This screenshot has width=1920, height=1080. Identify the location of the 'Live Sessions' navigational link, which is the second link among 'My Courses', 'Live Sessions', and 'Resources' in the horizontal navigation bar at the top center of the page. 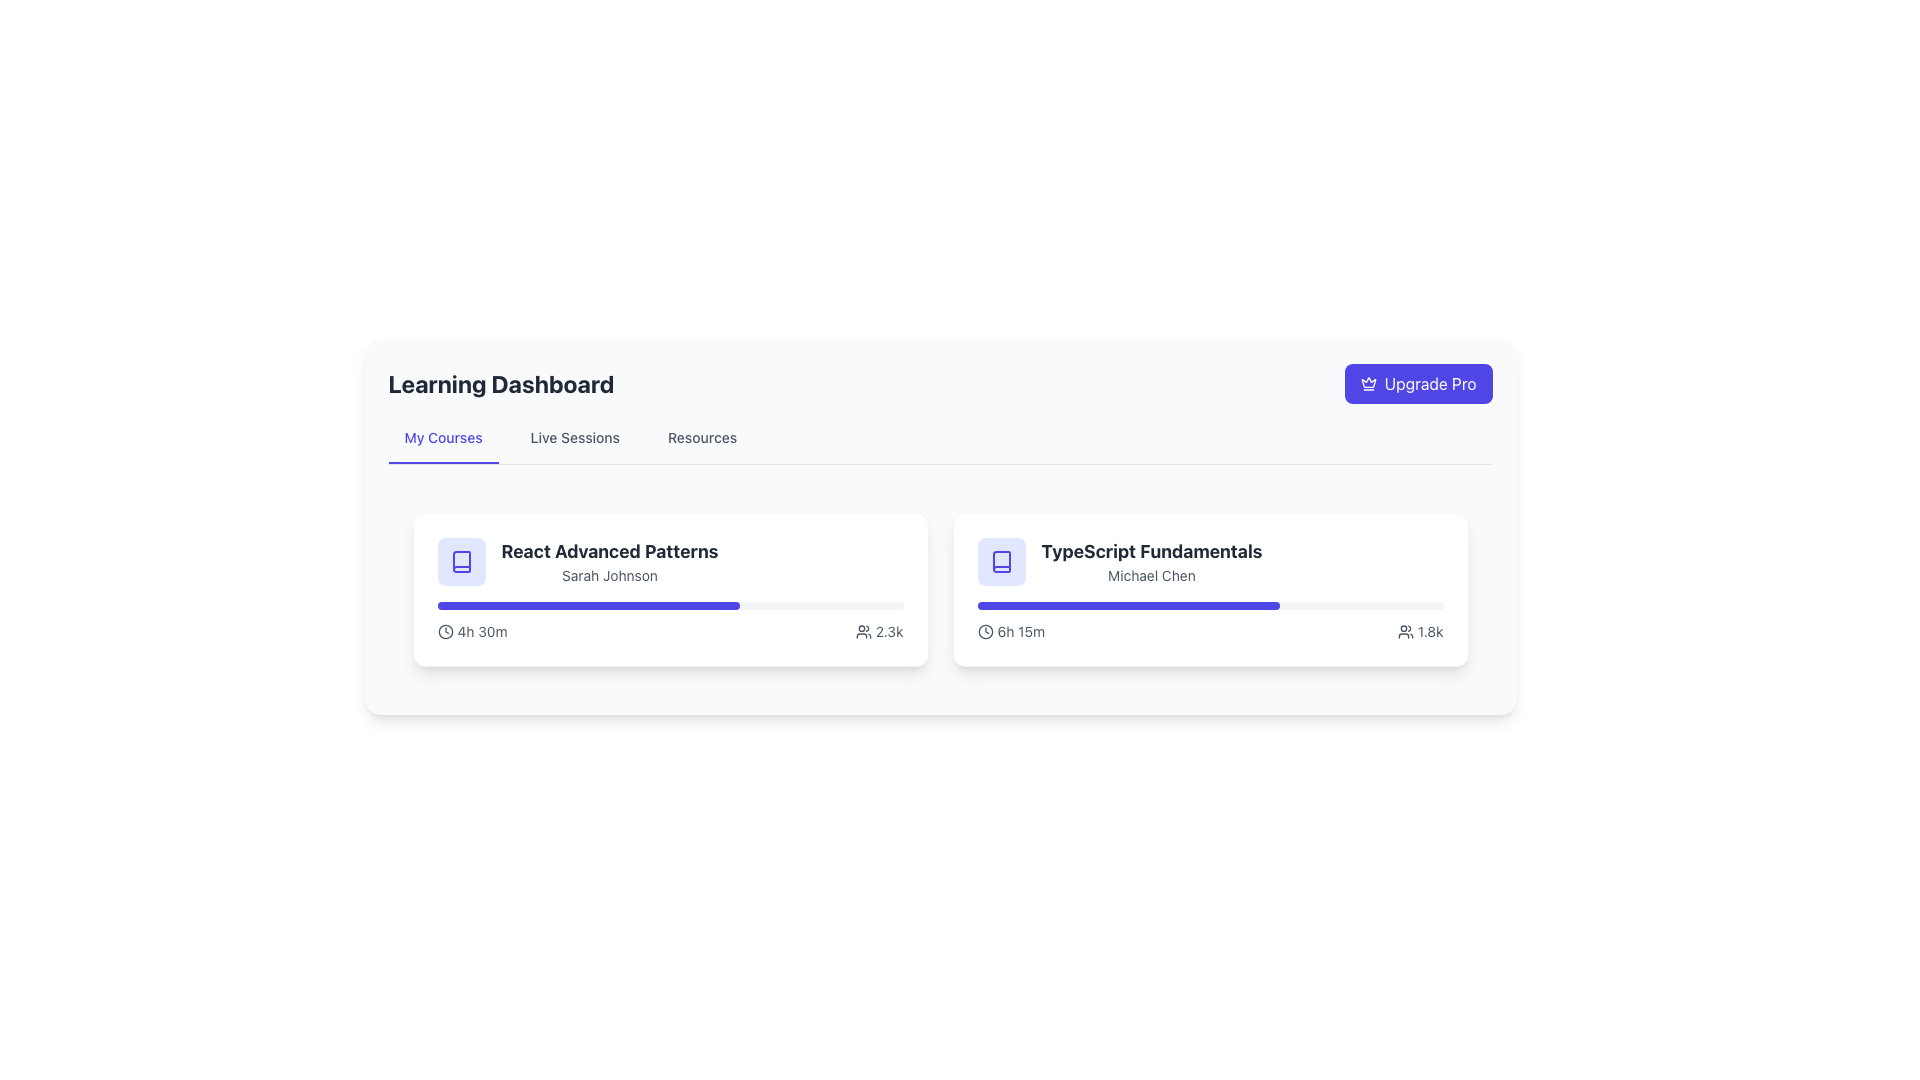
(574, 445).